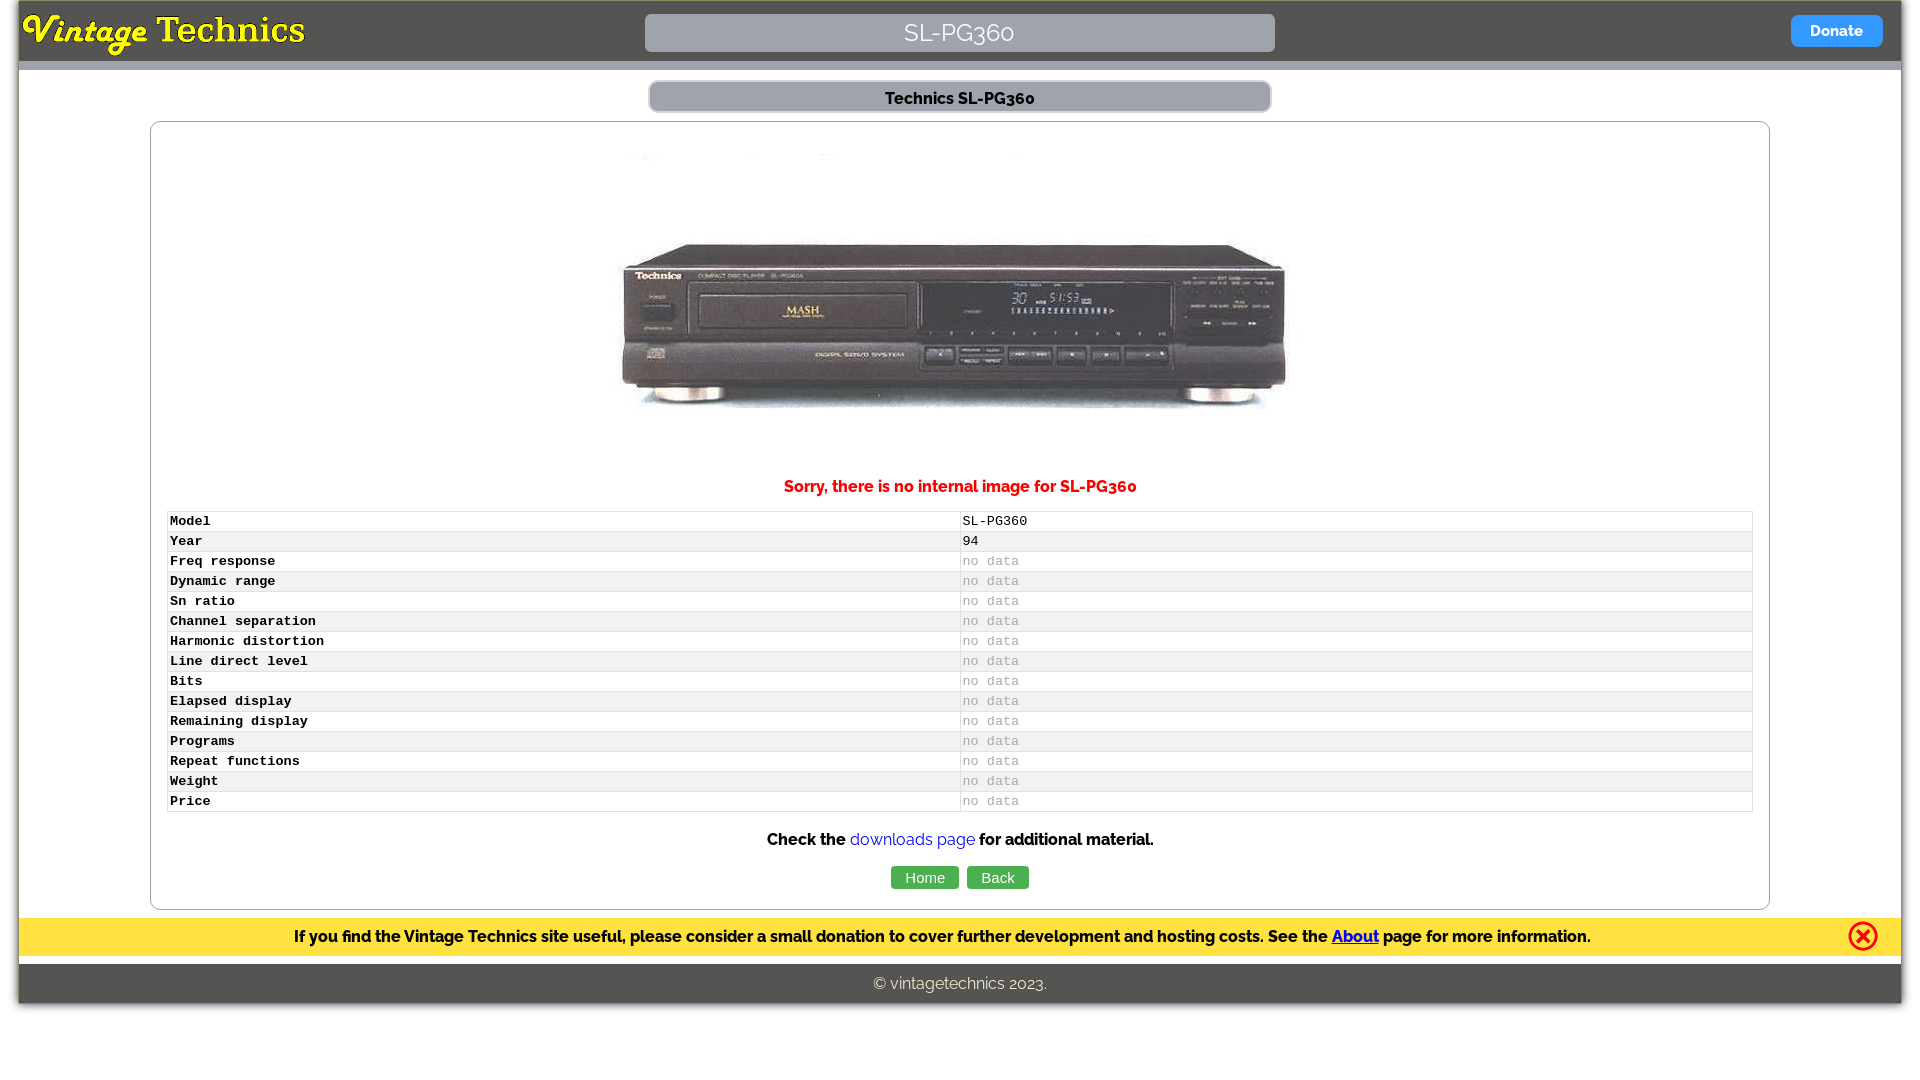  Describe the element at coordinates (1790, 30) in the screenshot. I see `'Donate'` at that location.